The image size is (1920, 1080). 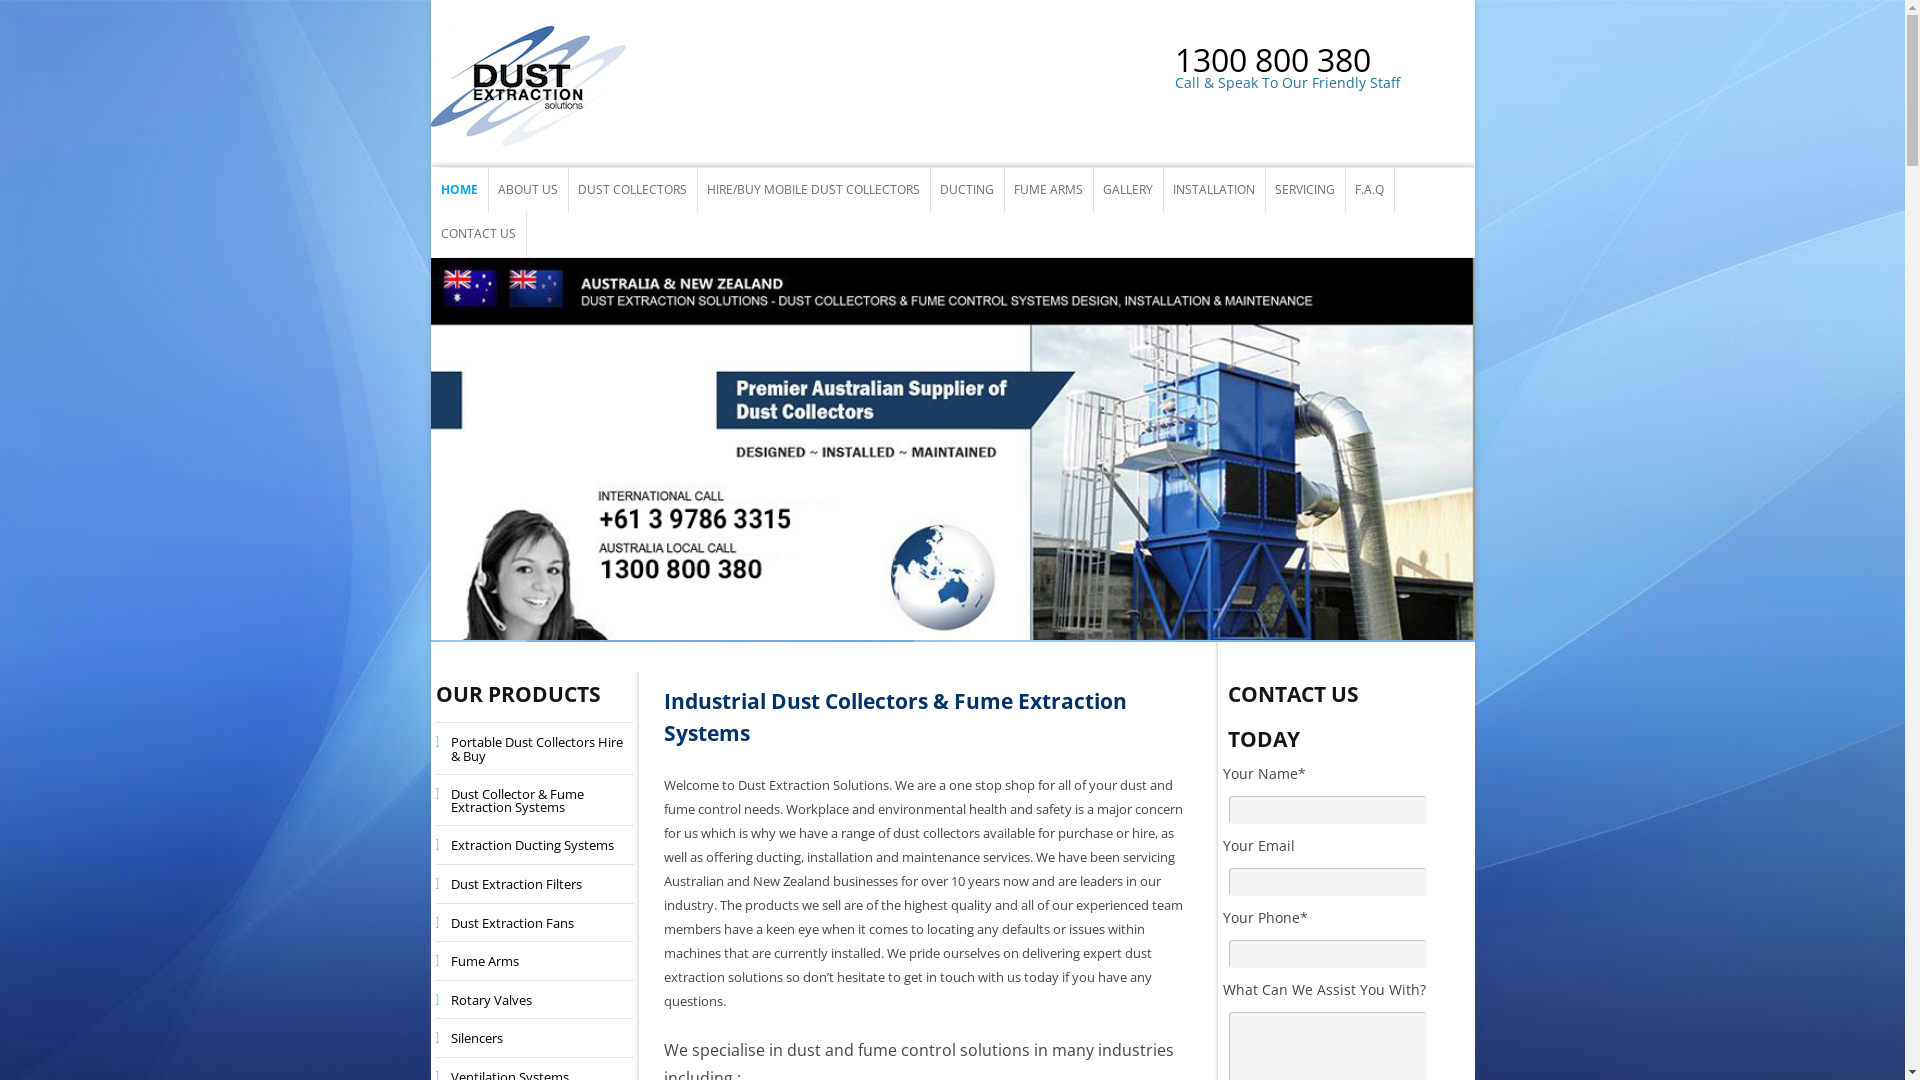 I want to click on 'Dust Extraction Filters', so click(x=510, y=882).